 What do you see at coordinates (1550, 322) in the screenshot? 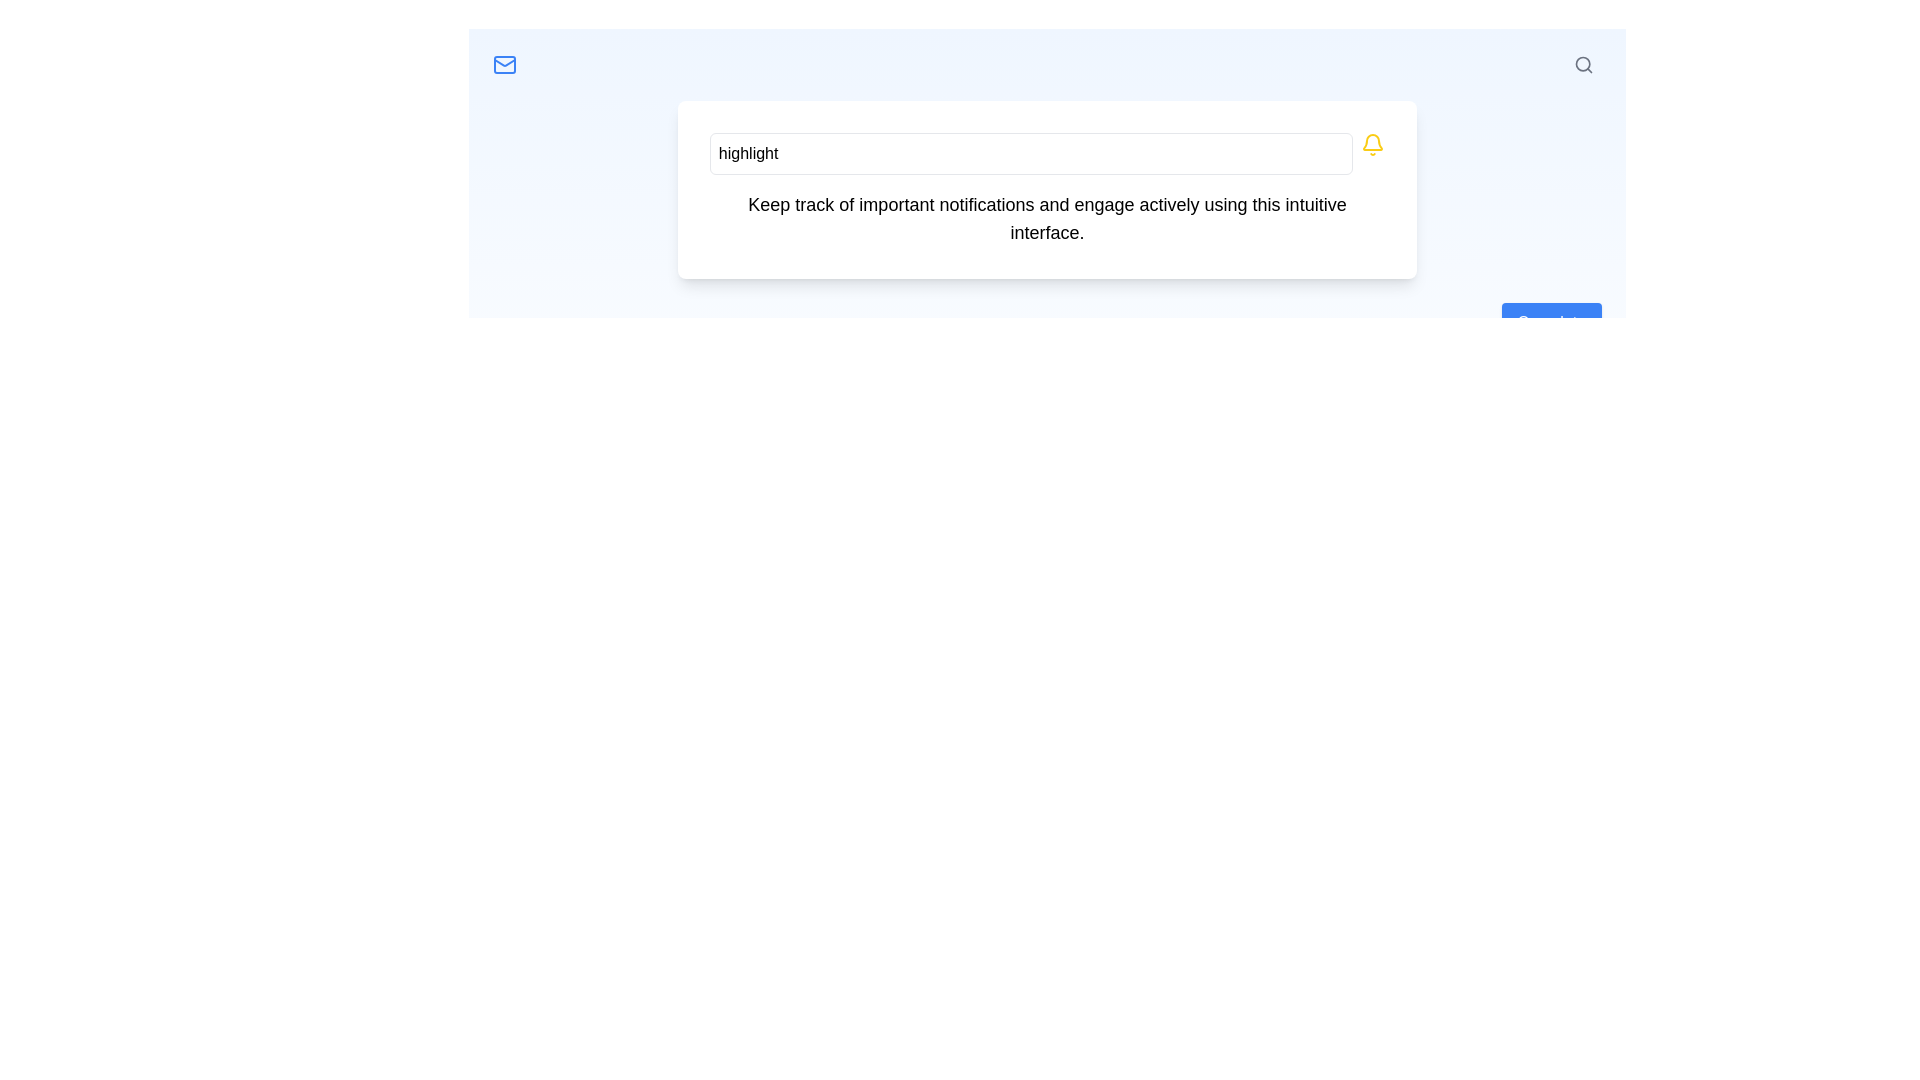
I see `the blue 'Complete' button located in the lower-right section of the visible card to observe hover-related behavior` at bounding box center [1550, 322].